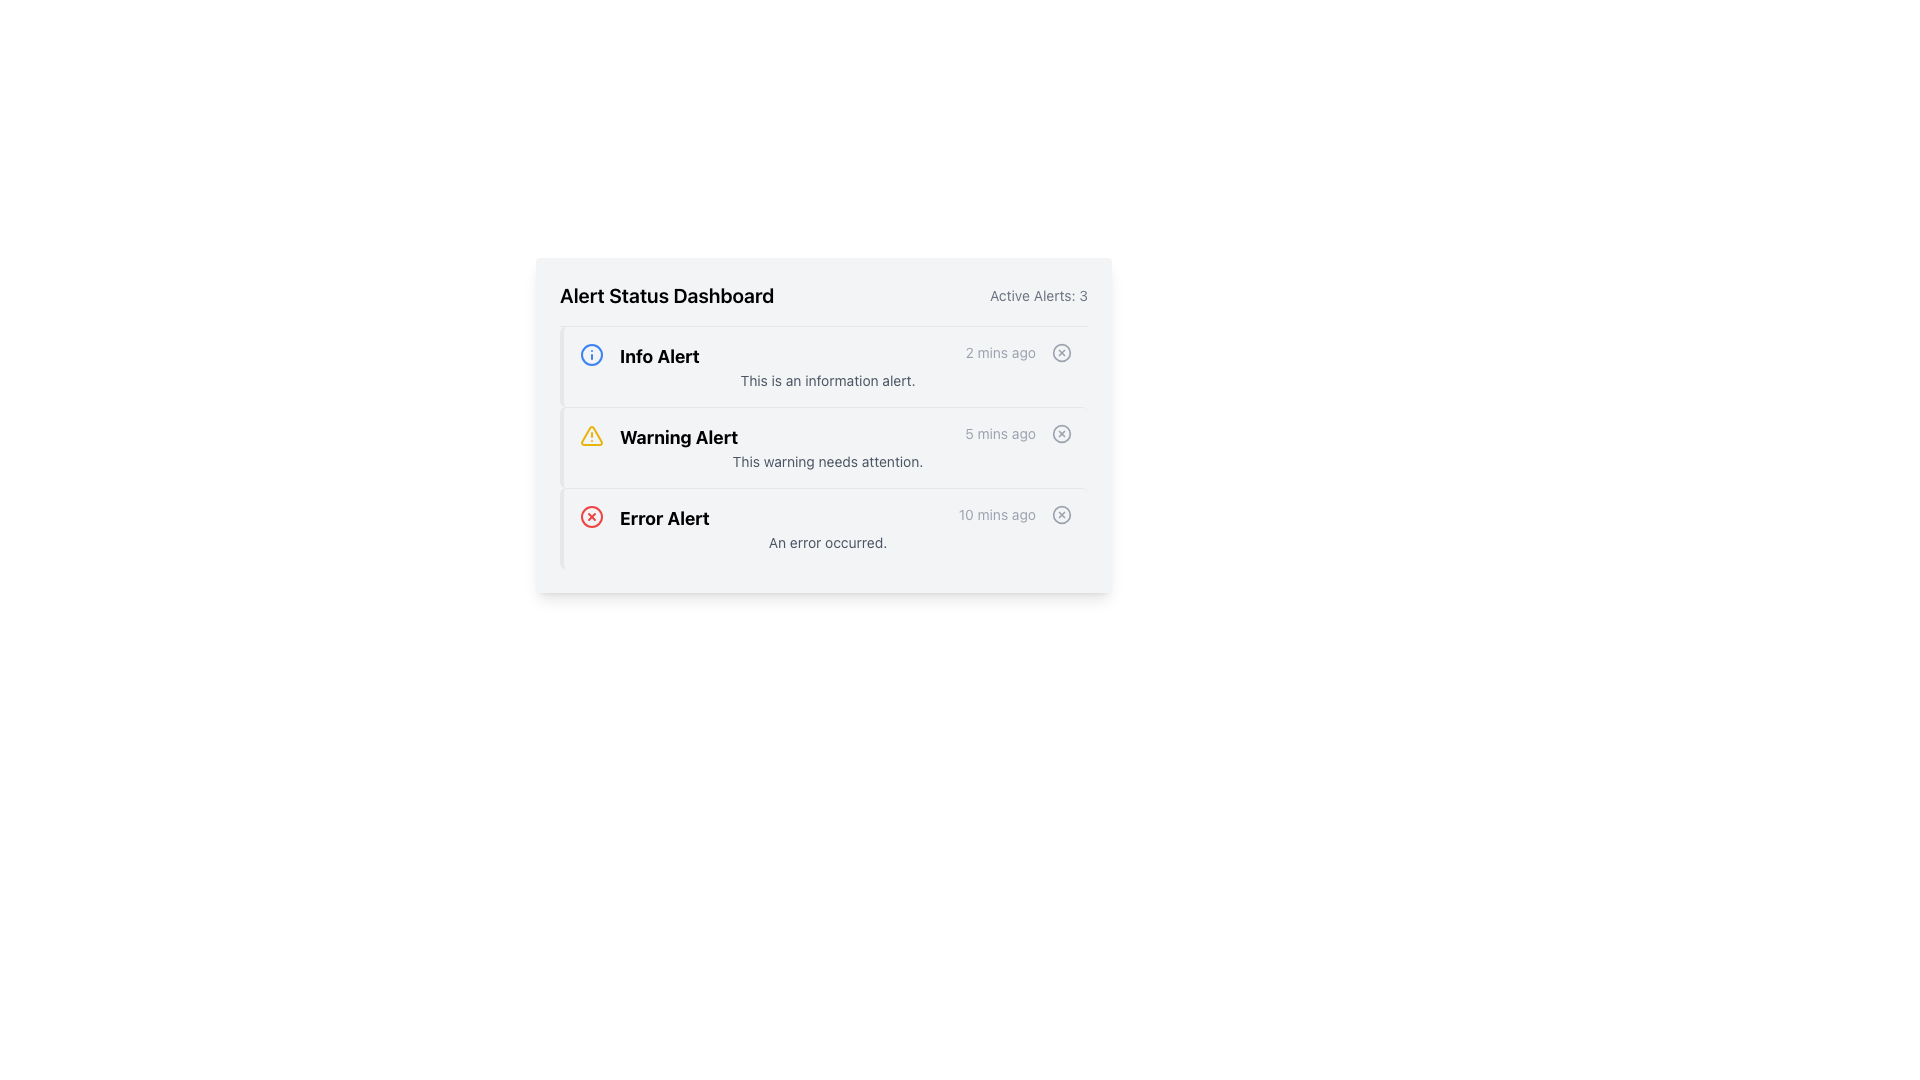 The image size is (1920, 1080). What do you see at coordinates (1060, 433) in the screenshot?
I see `the circular button that serves as an interactive element for closing the associated alert in the second row of the alert list` at bounding box center [1060, 433].